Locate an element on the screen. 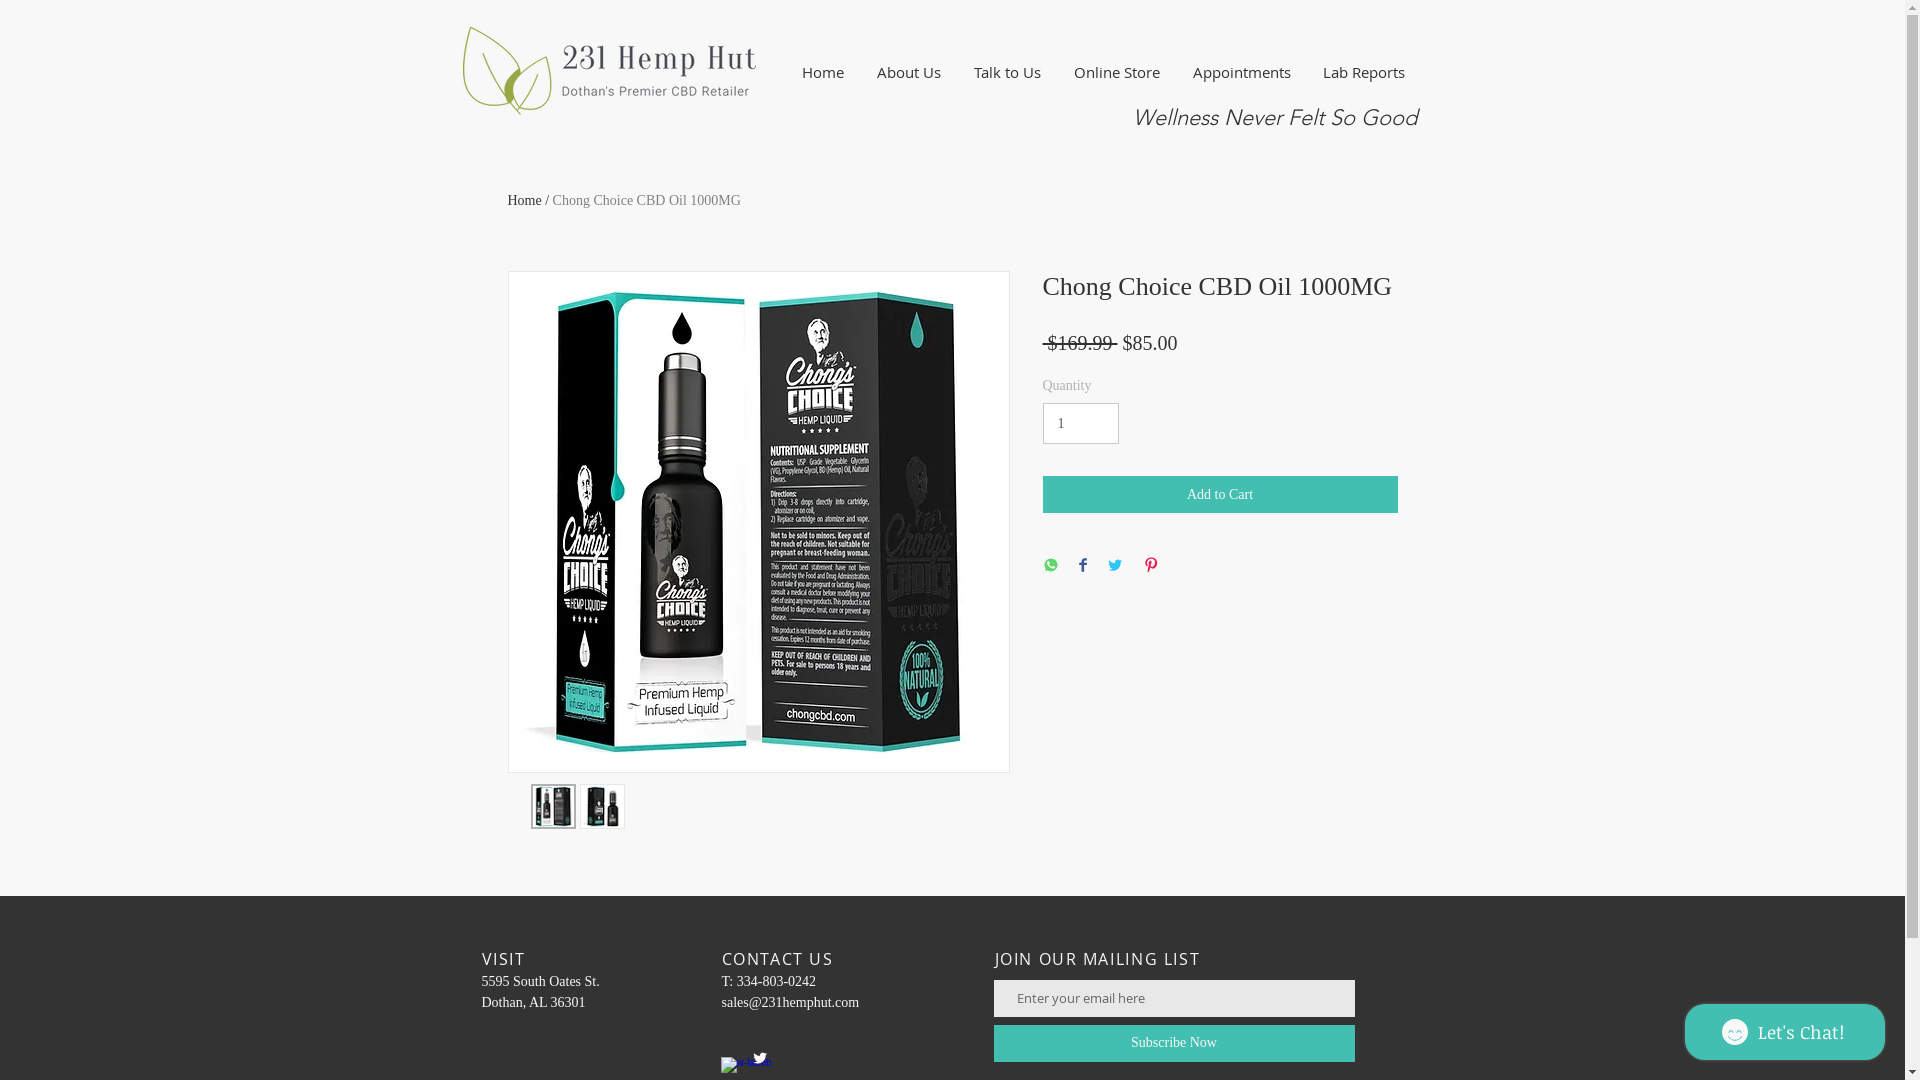 This screenshot has height=1080, width=1920. 'Subscribe Now' is located at coordinates (1174, 1042).